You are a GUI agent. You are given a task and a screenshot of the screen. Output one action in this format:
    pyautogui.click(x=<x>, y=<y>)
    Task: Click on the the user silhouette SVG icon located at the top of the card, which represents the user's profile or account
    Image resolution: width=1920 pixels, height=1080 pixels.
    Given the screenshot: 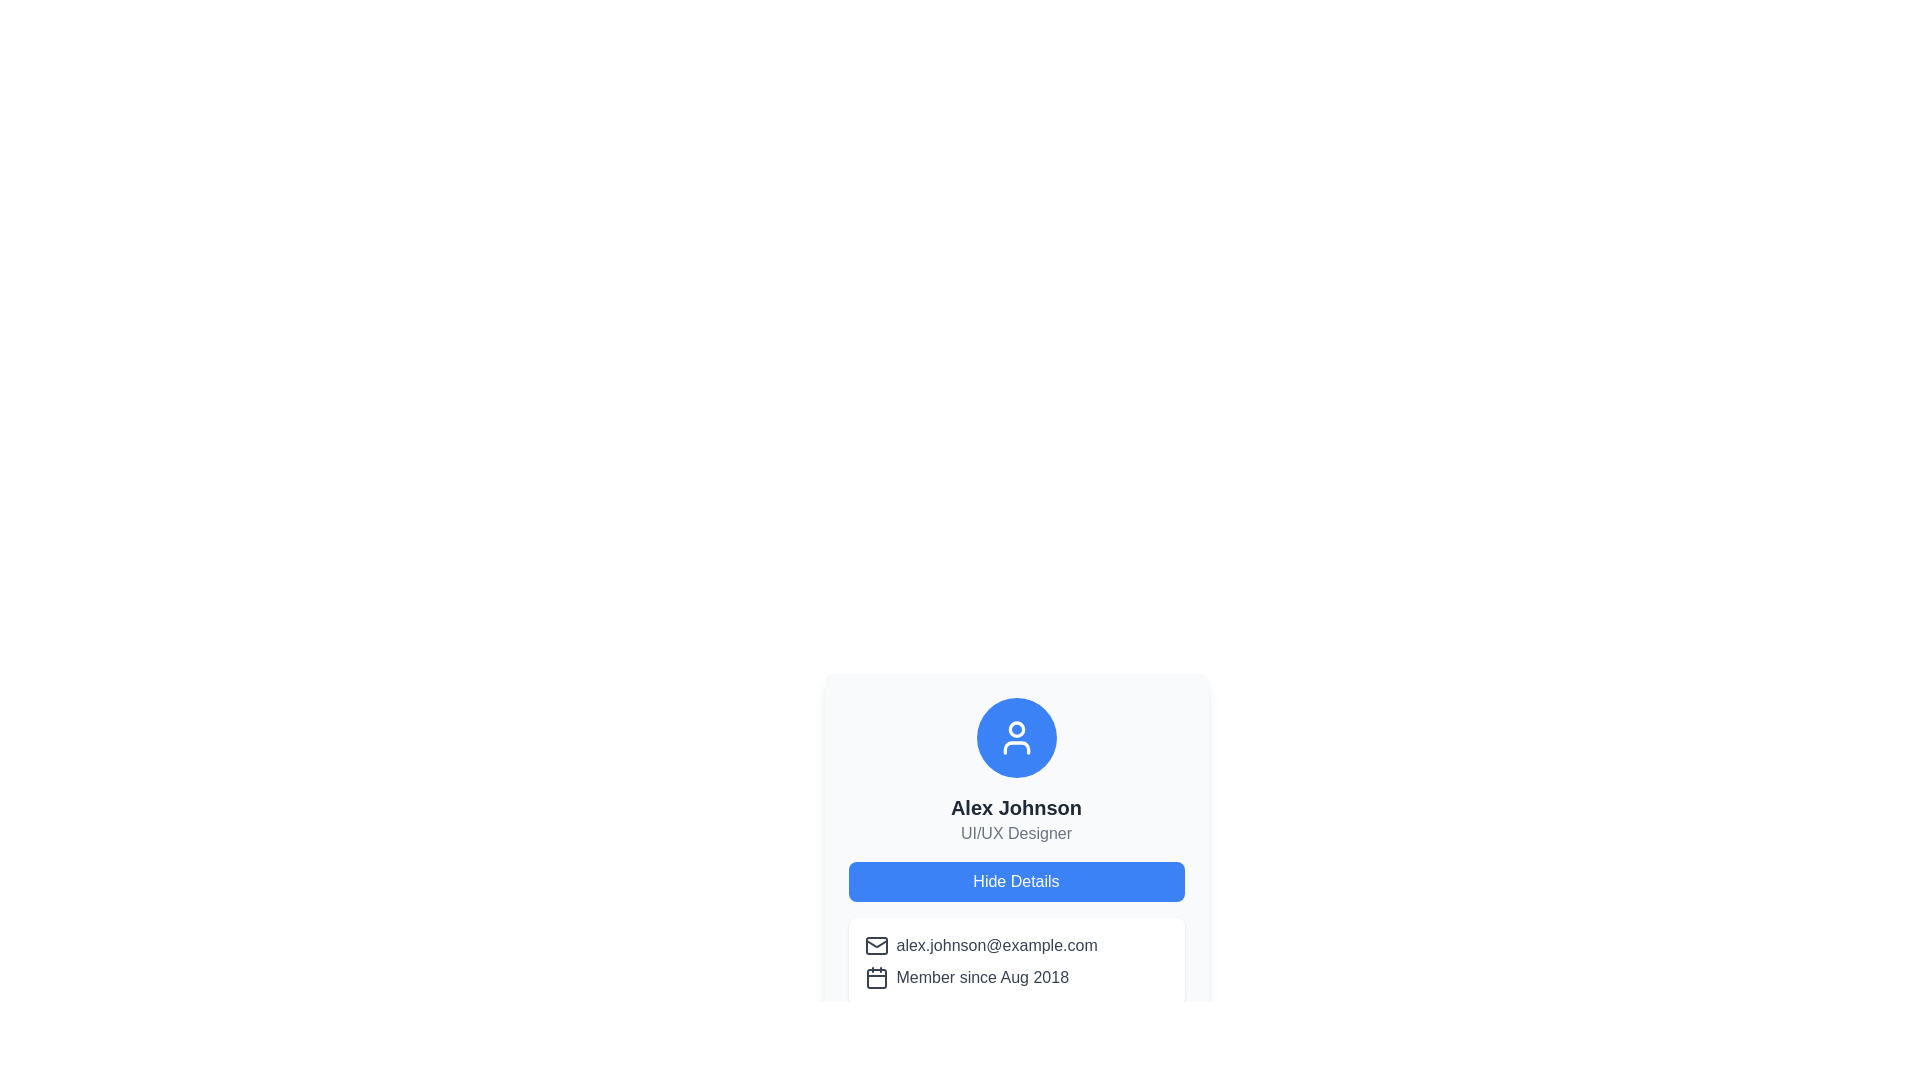 What is the action you would take?
    pyautogui.click(x=1016, y=737)
    